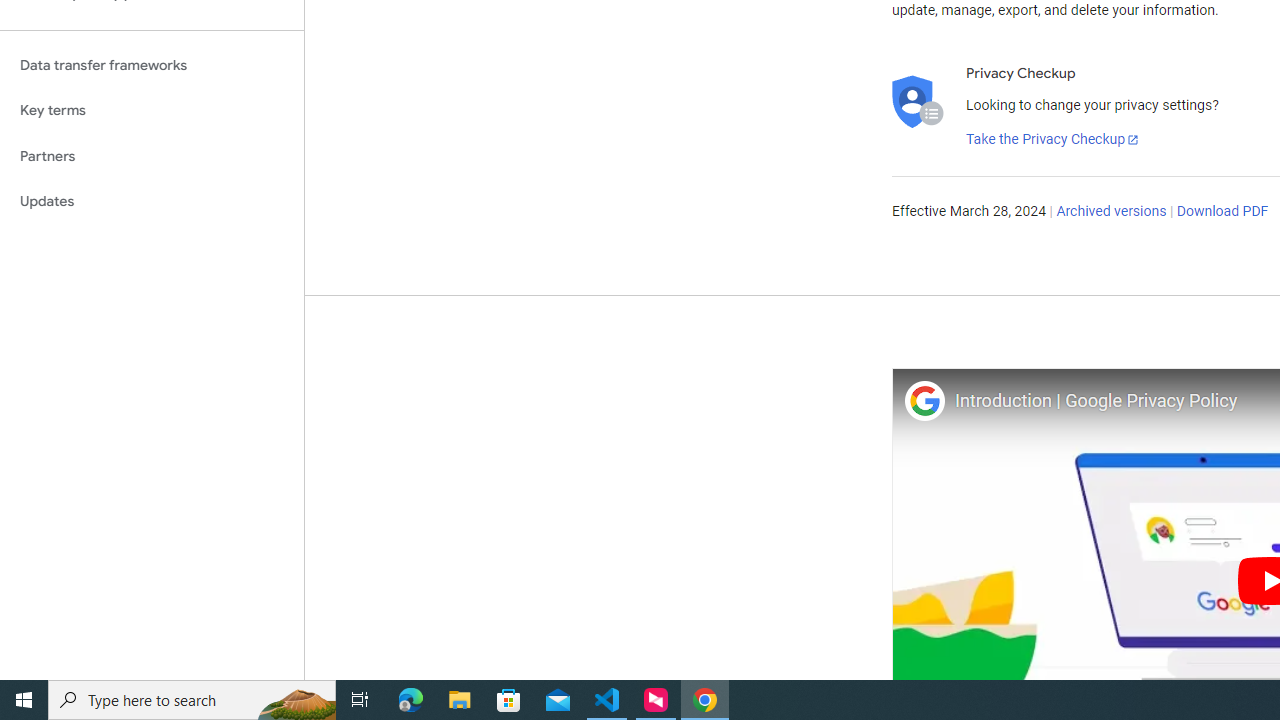 Image resolution: width=1280 pixels, height=720 pixels. Describe the element at coordinates (1110, 212) in the screenshot. I see `'Archived versions'` at that location.